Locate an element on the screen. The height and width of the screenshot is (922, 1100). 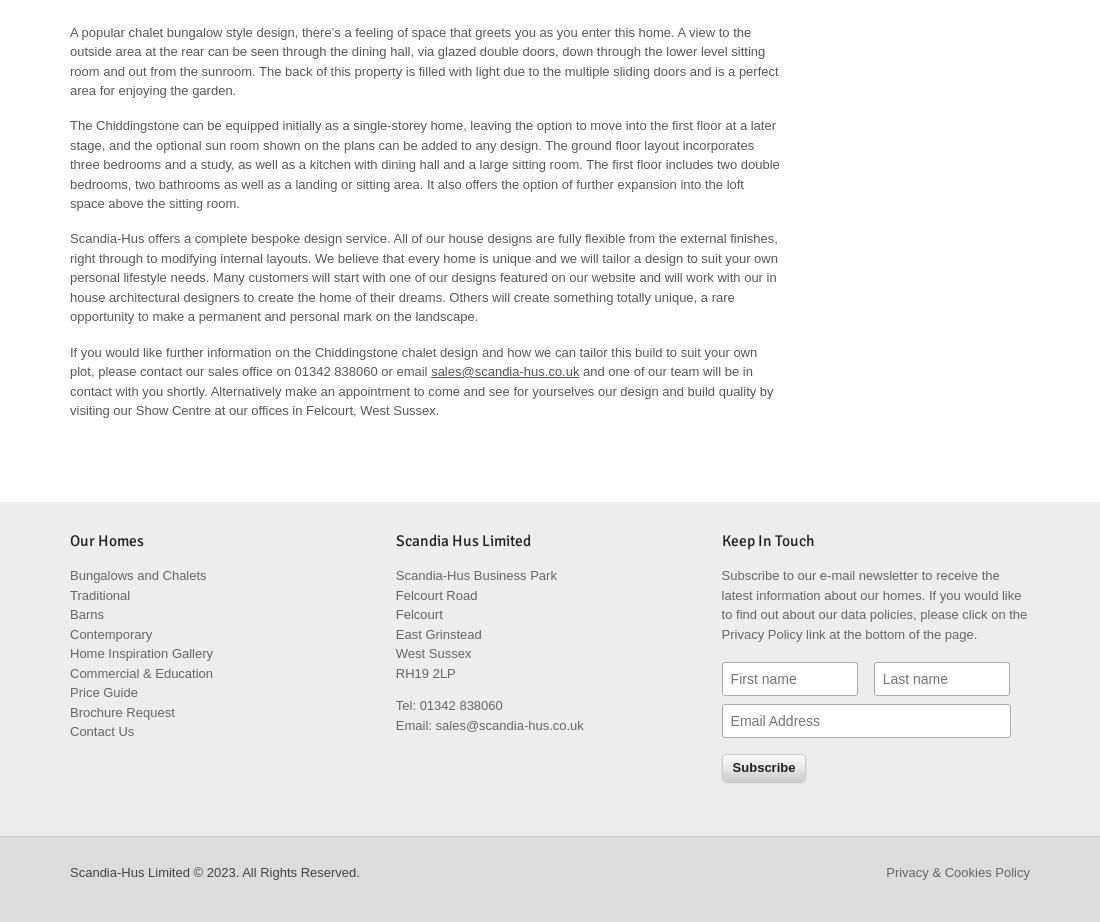
'Scandia-Hus Business Park' is located at coordinates (474, 575).